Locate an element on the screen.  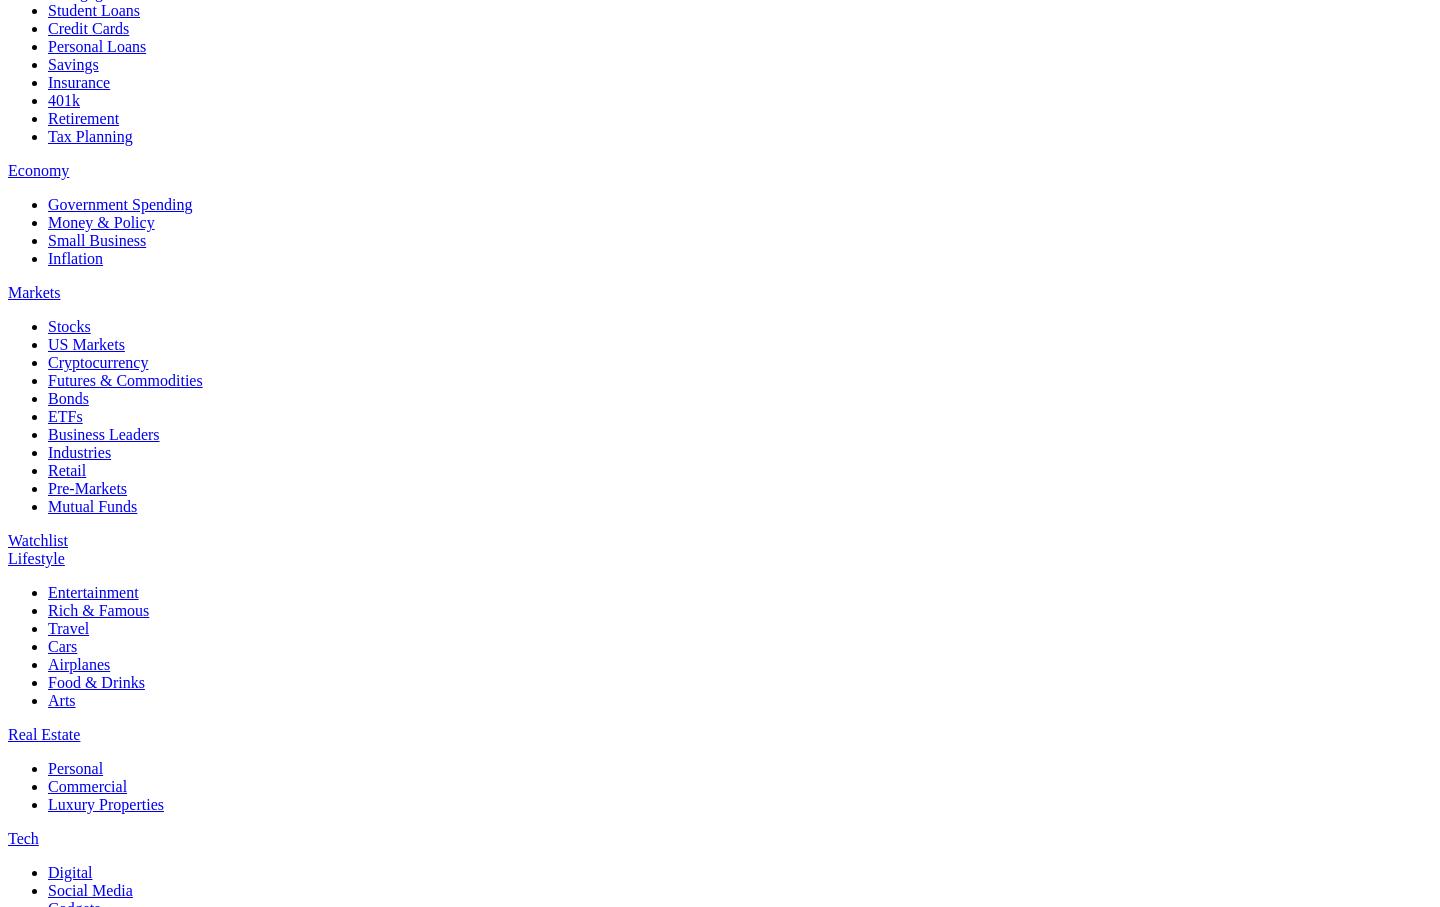
'Student Loans' is located at coordinates (94, 8).